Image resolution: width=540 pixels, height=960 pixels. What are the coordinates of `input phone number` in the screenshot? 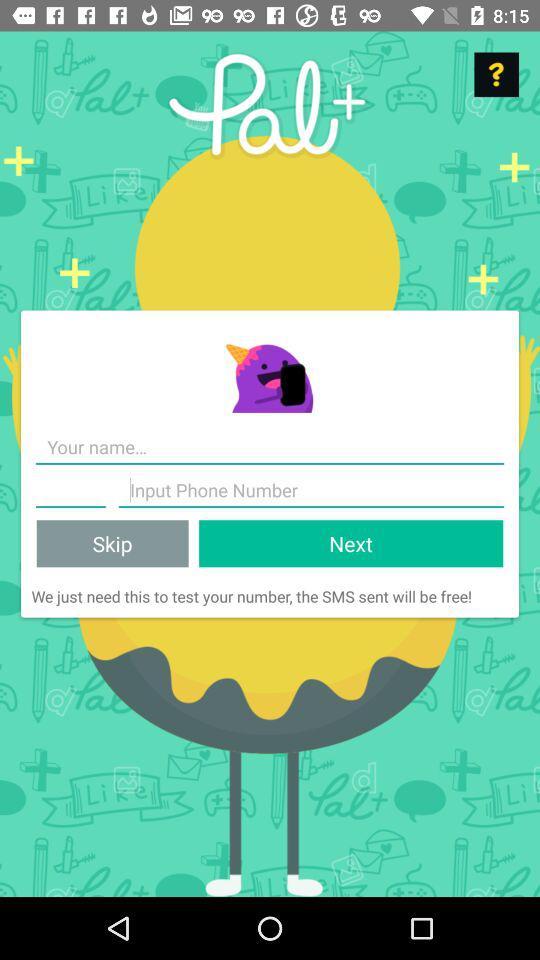 It's located at (311, 489).